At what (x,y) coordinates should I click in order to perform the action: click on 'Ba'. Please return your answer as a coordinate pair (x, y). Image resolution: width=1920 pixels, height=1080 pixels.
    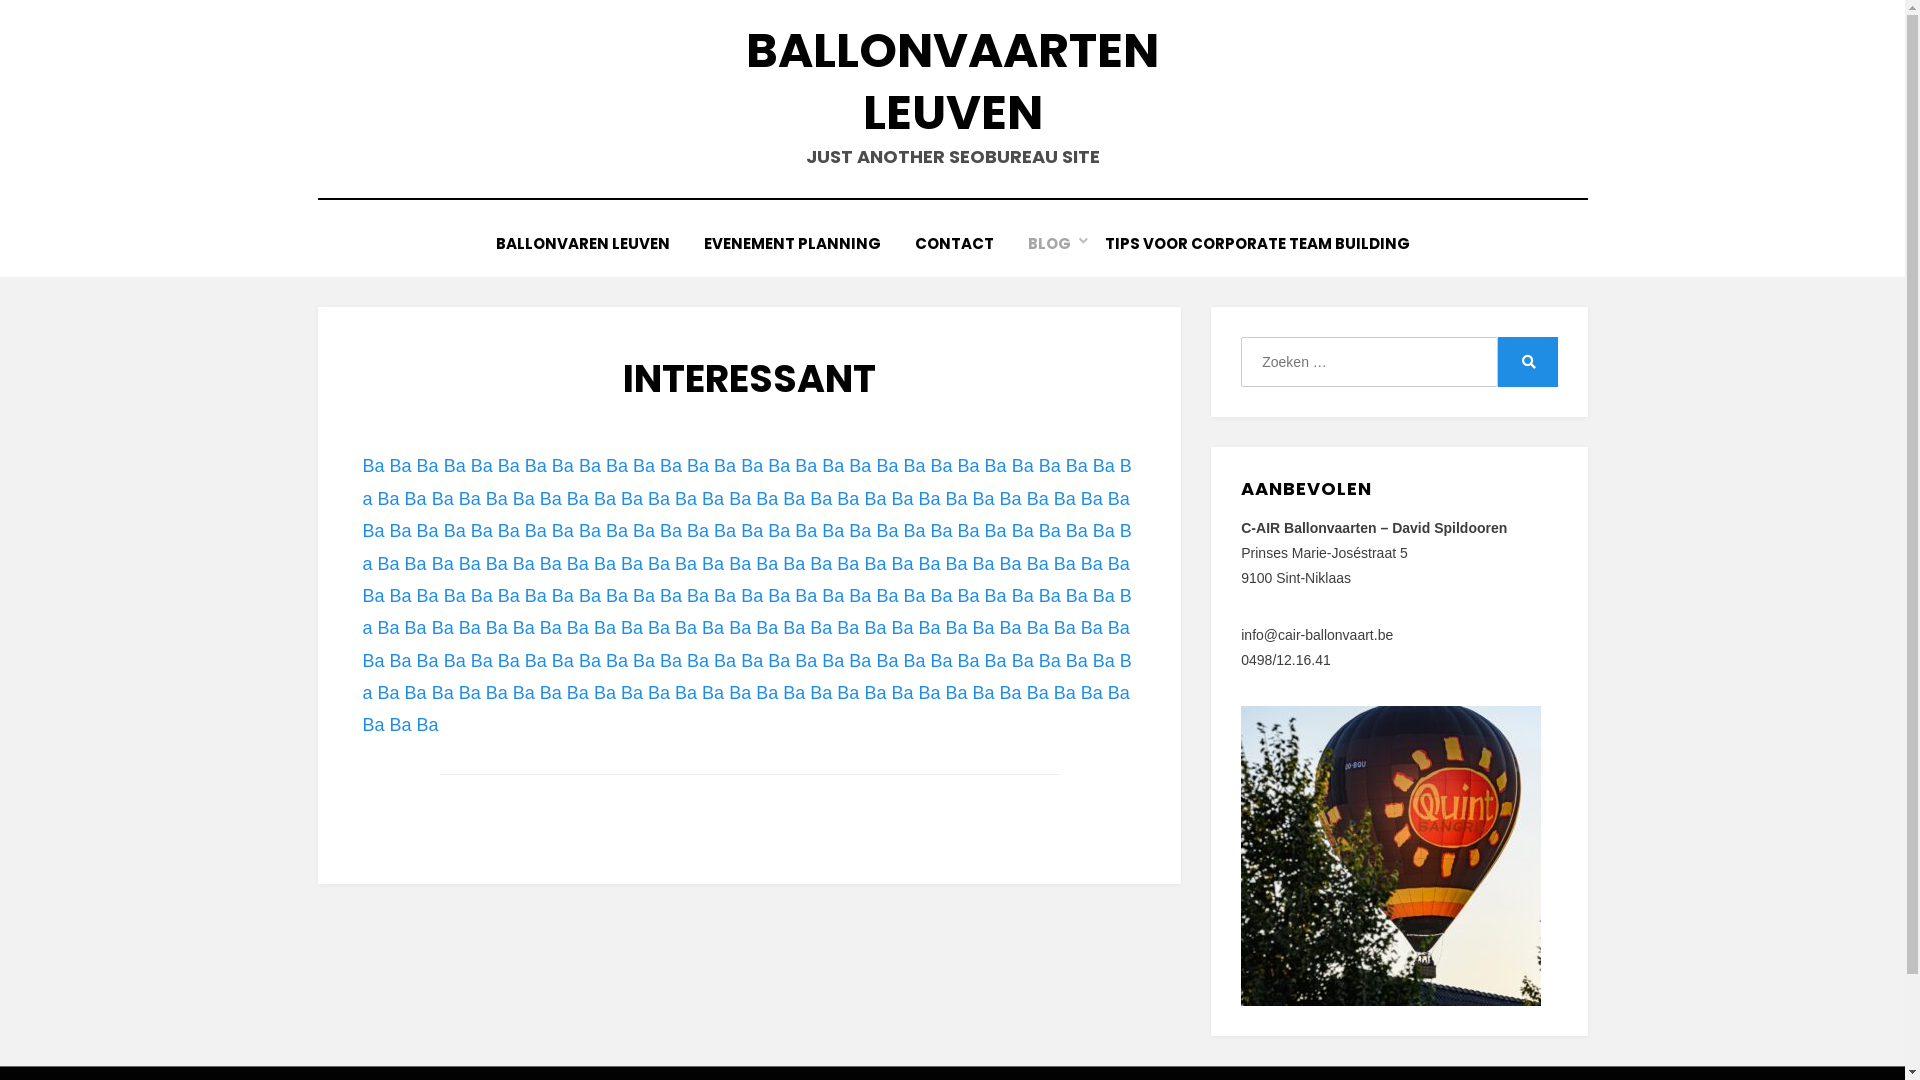
    Looking at the image, I should click on (874, 563).